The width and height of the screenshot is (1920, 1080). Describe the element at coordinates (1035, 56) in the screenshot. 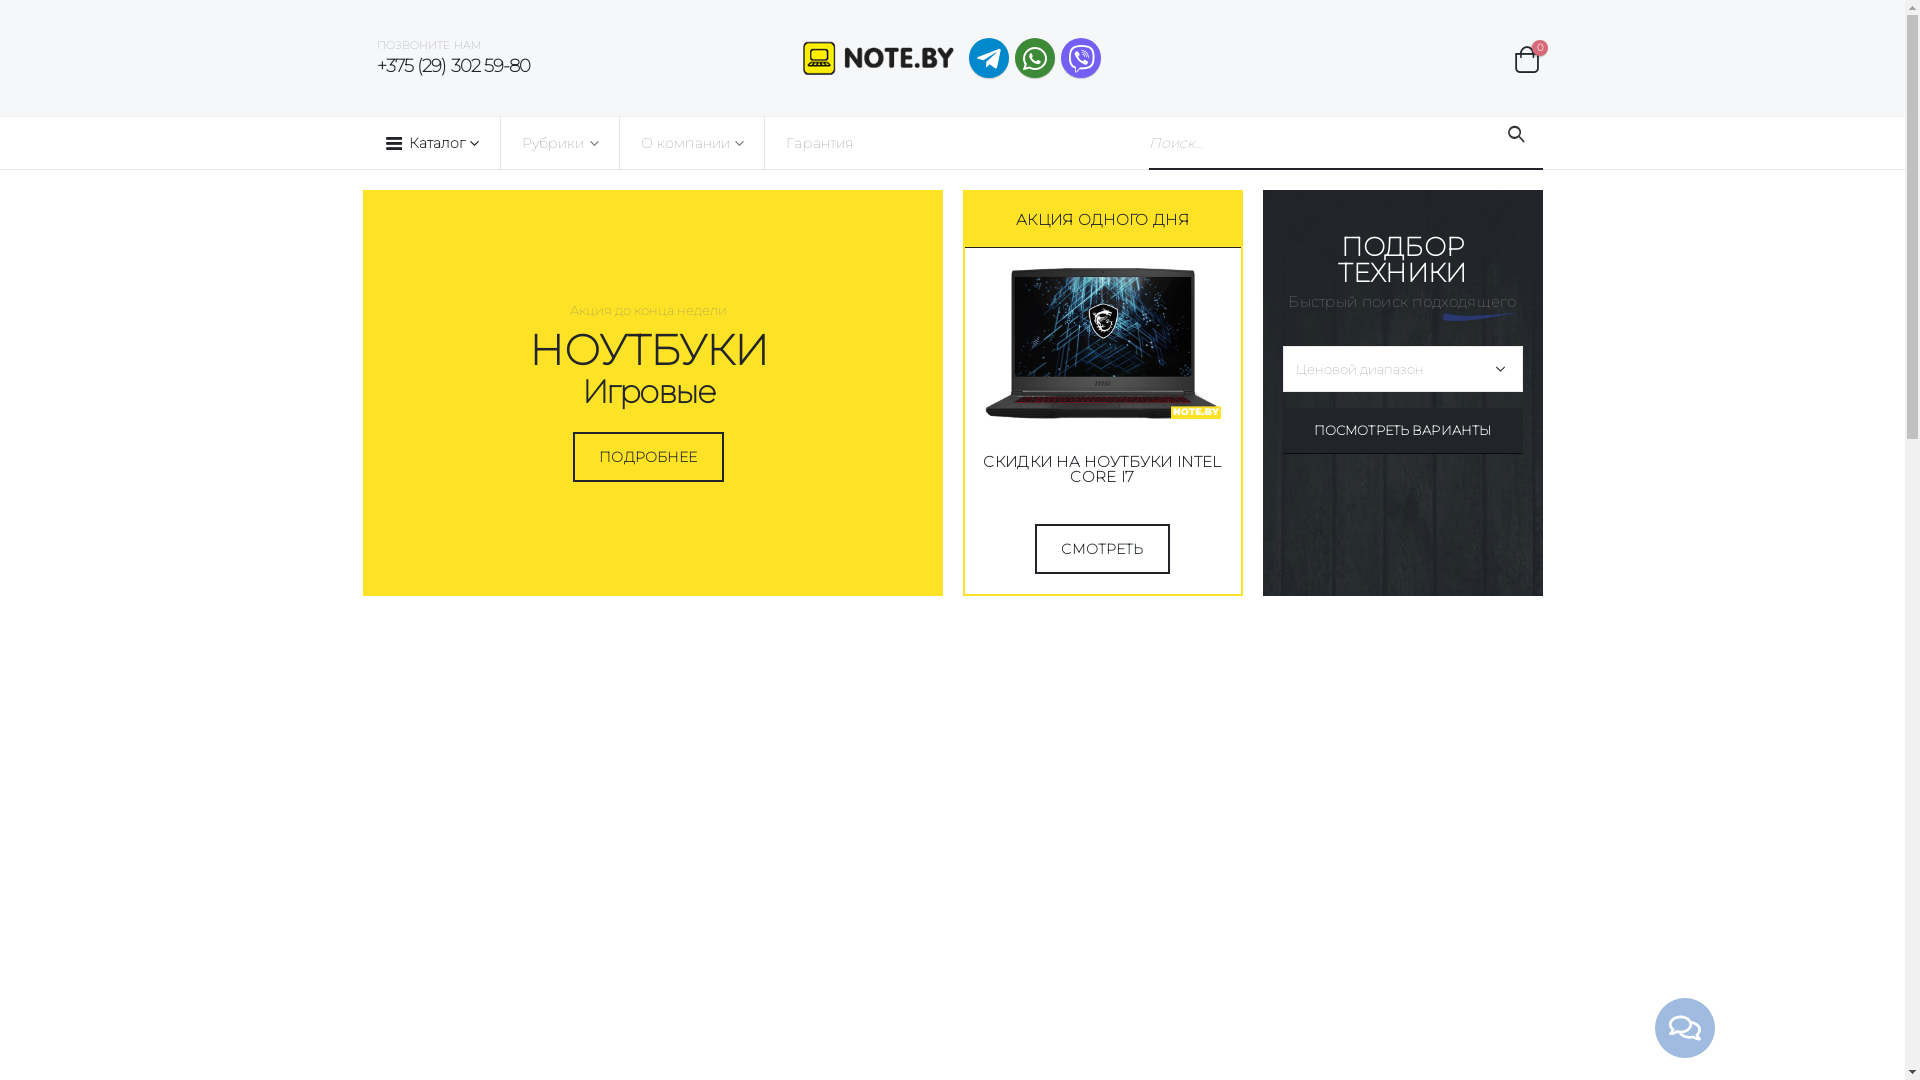

I see `'WhatsApp'` at that location.